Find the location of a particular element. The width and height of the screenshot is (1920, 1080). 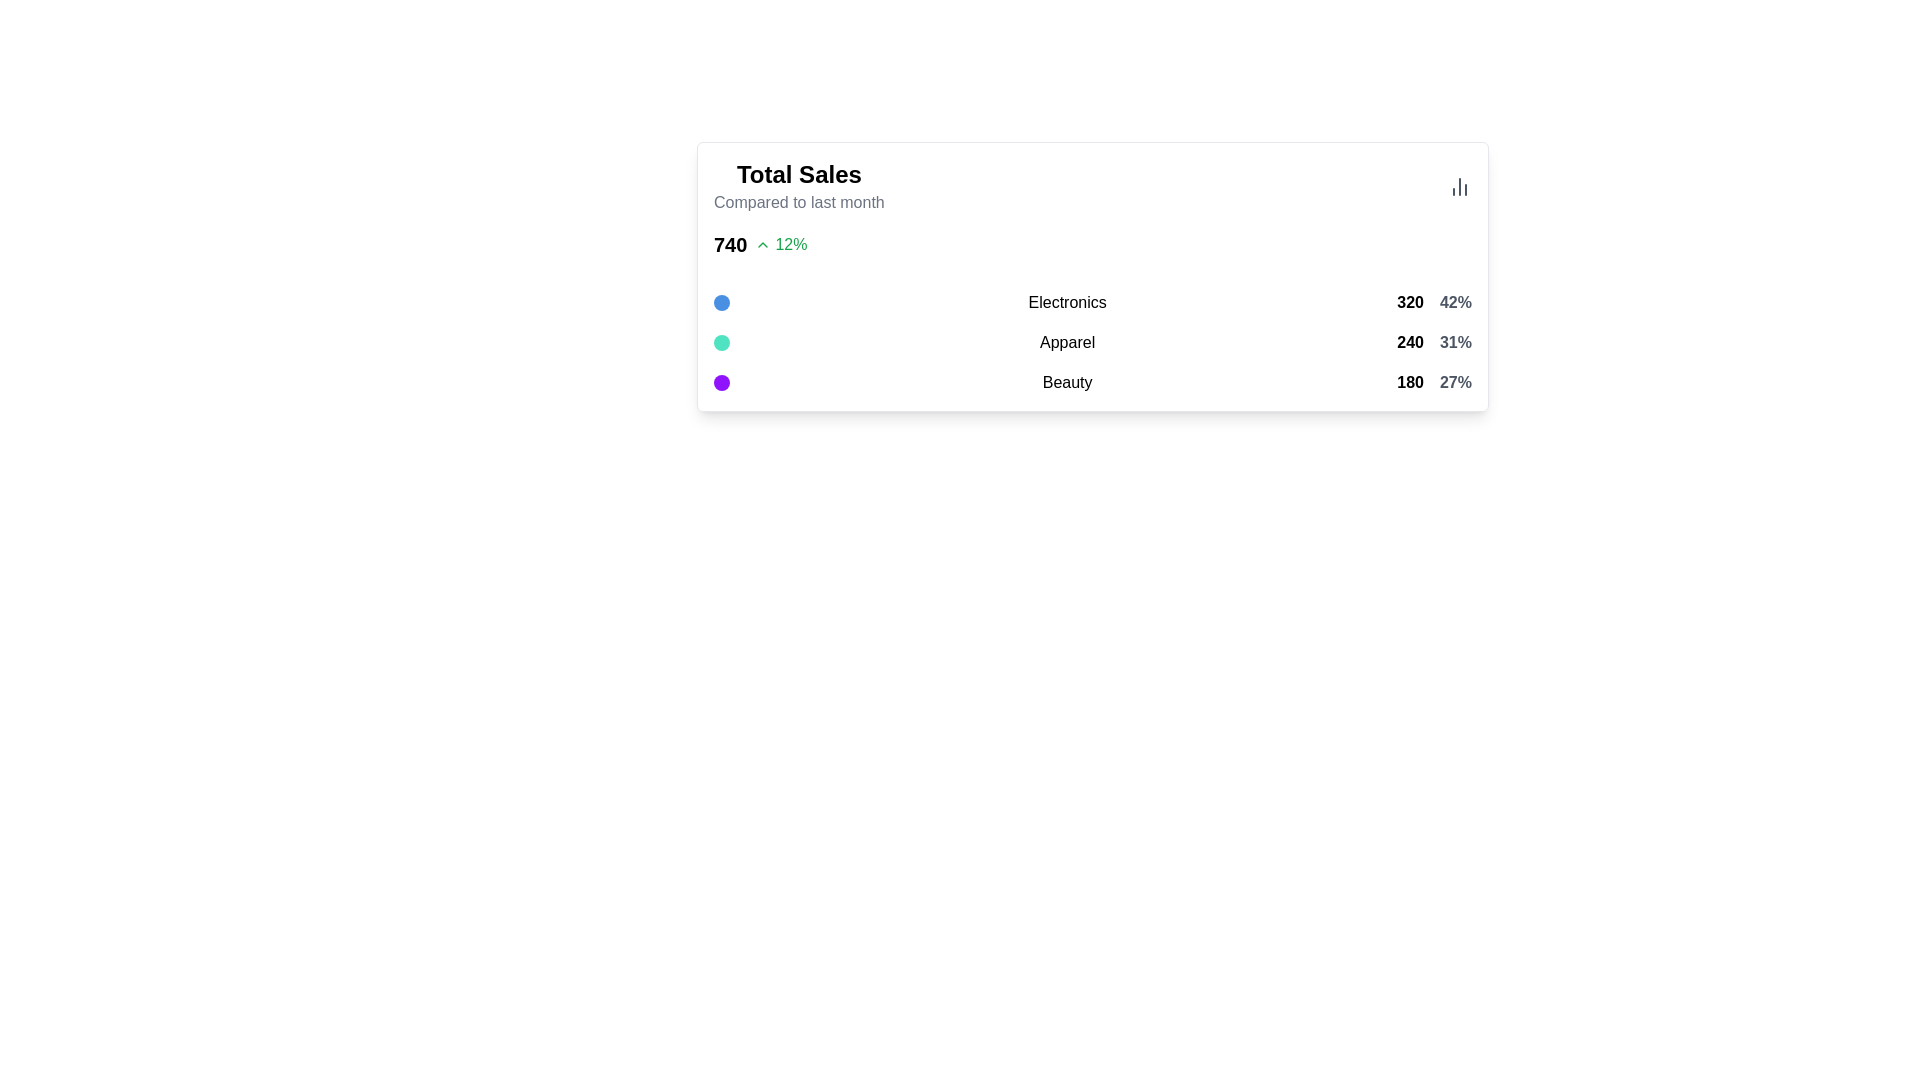

the vibrant purple circular Color Indicator located to the left of the 'Beauty' label in the vertical list of items is located at coordinates (720, 382).